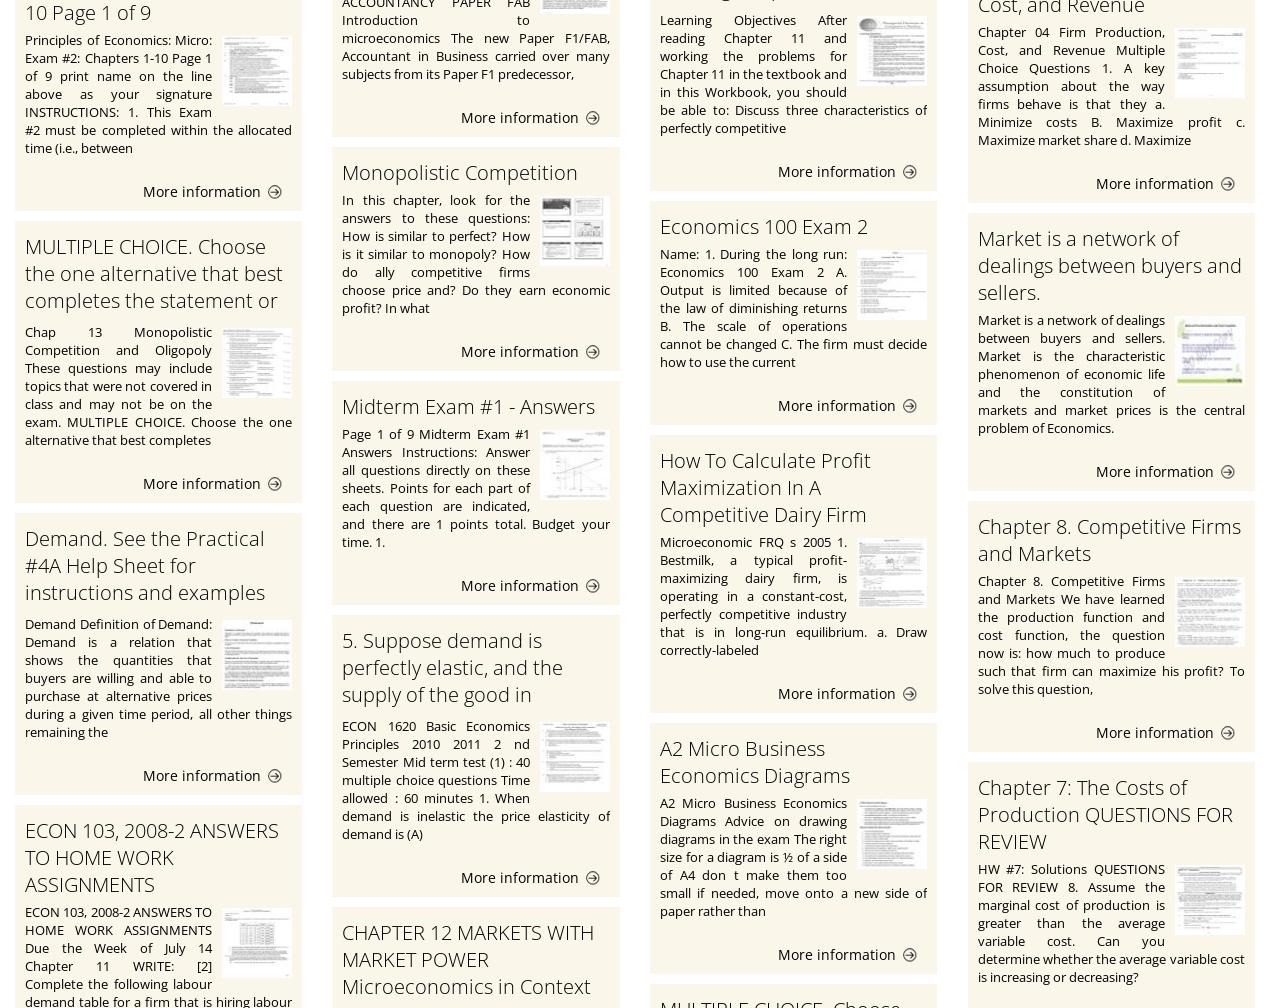 This screenshot has width=1280, height=1008. I want to click on 'Market is a network of dealings between buyers and sellers.', so click(977, 264).